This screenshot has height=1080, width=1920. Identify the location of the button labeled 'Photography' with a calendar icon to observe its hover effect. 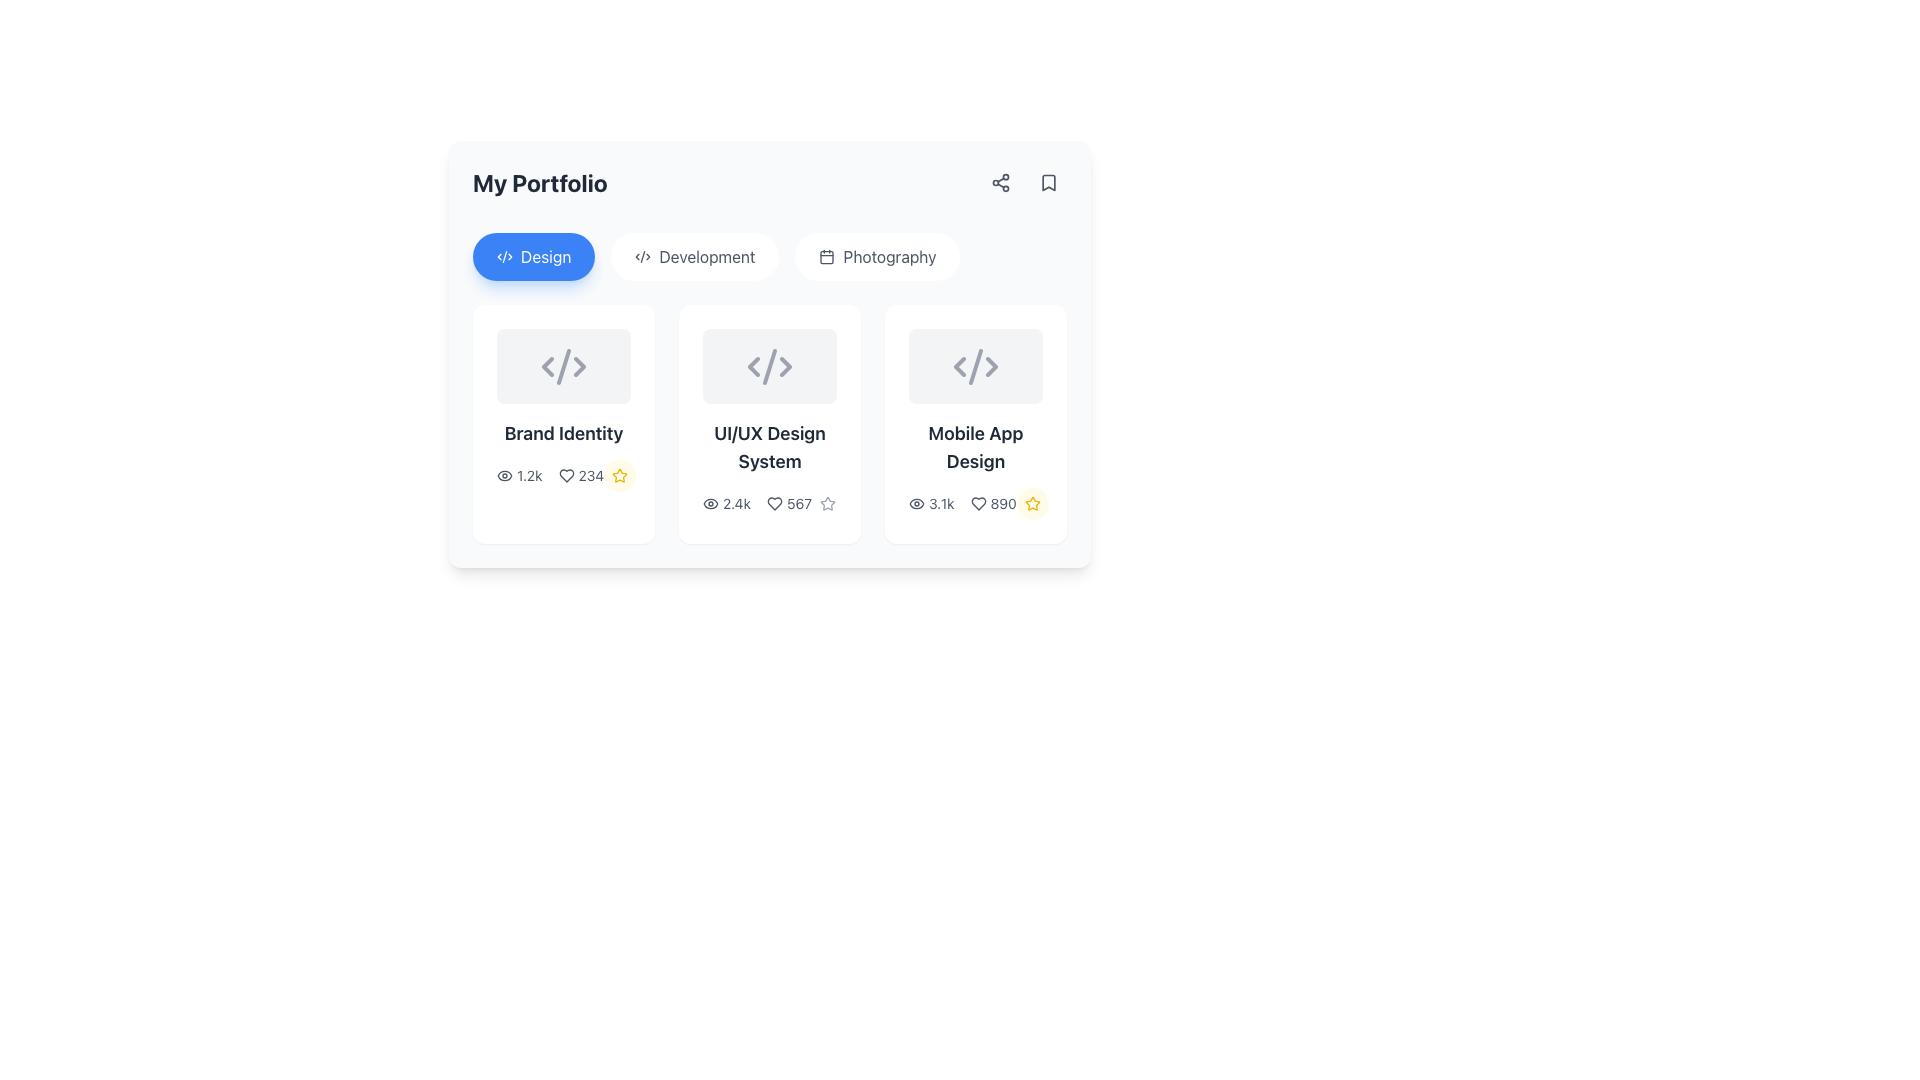
(878, 256).